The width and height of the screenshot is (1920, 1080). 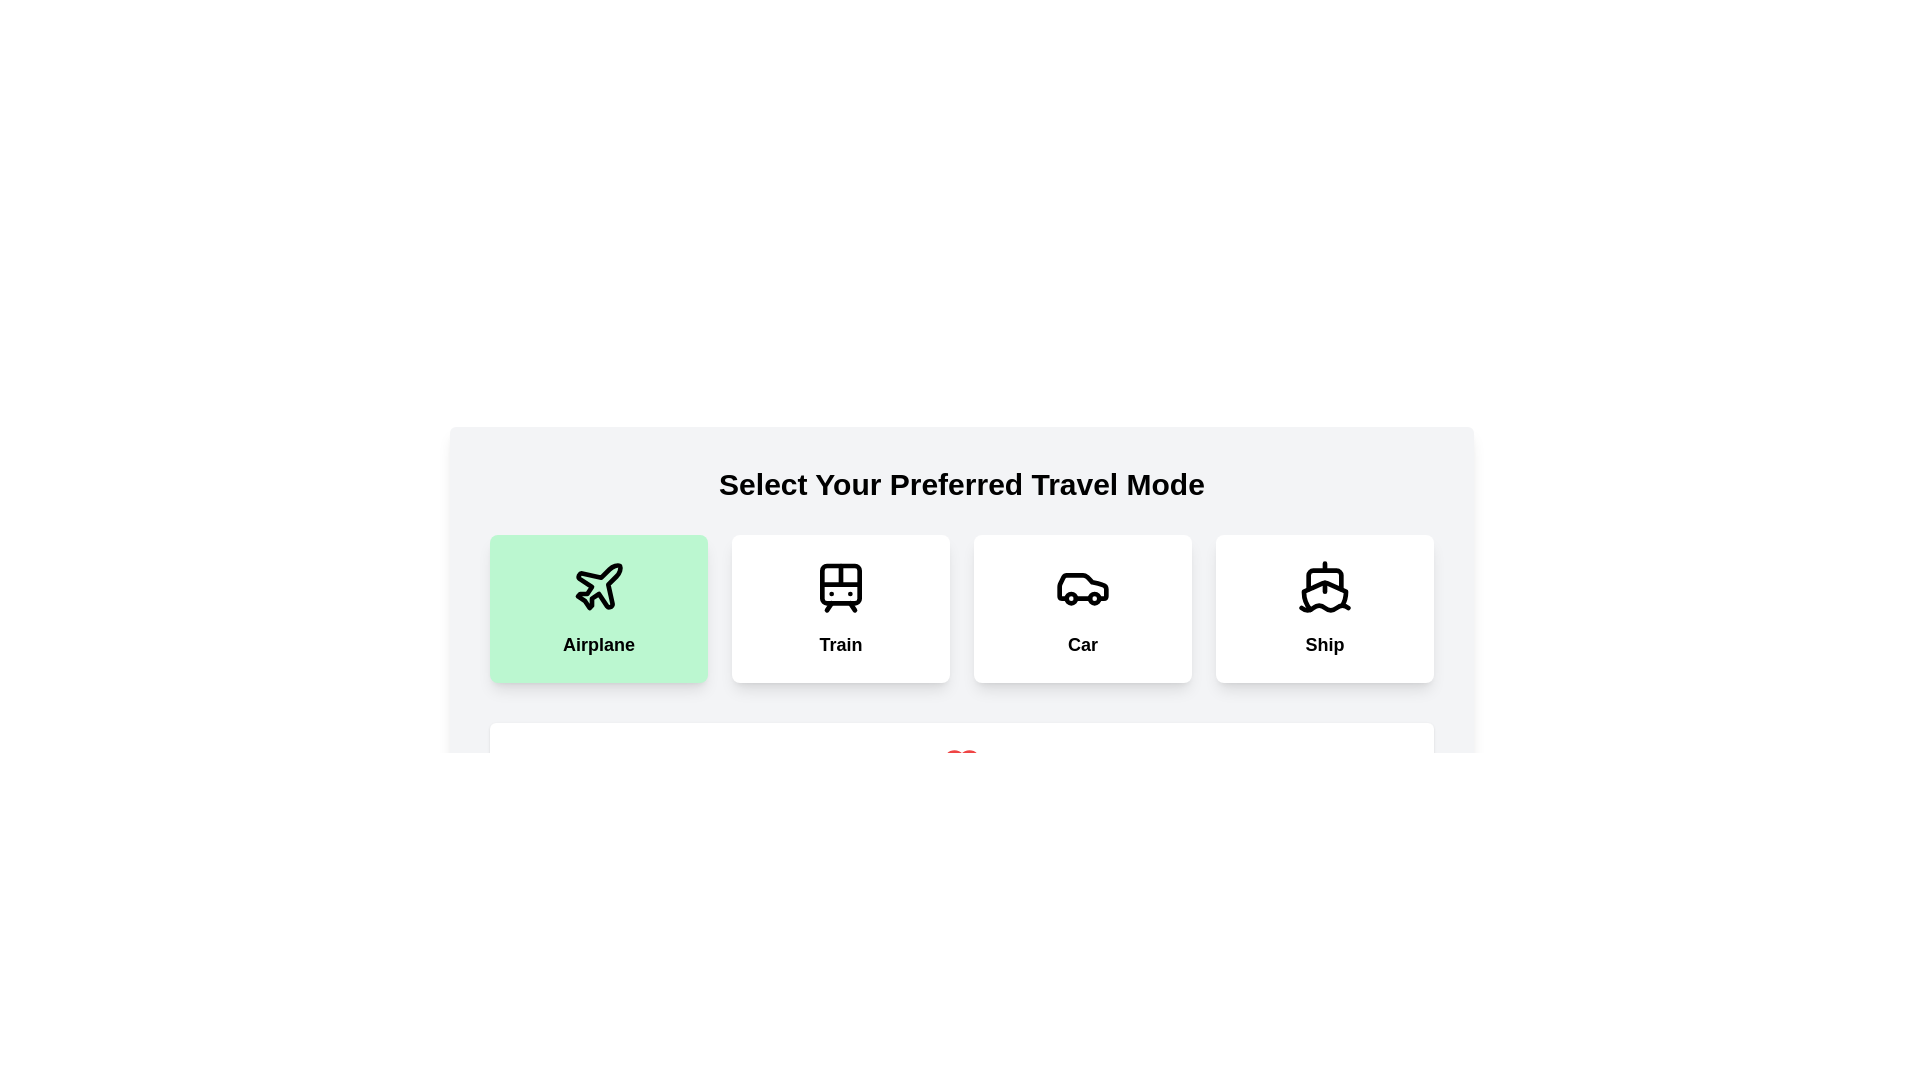 What do you see at coordinates (1324, 644) in the screenshot?
I see `the 'Ship' label located in the last card of the travel mode selection interface` at bounding box center [1324, 644].